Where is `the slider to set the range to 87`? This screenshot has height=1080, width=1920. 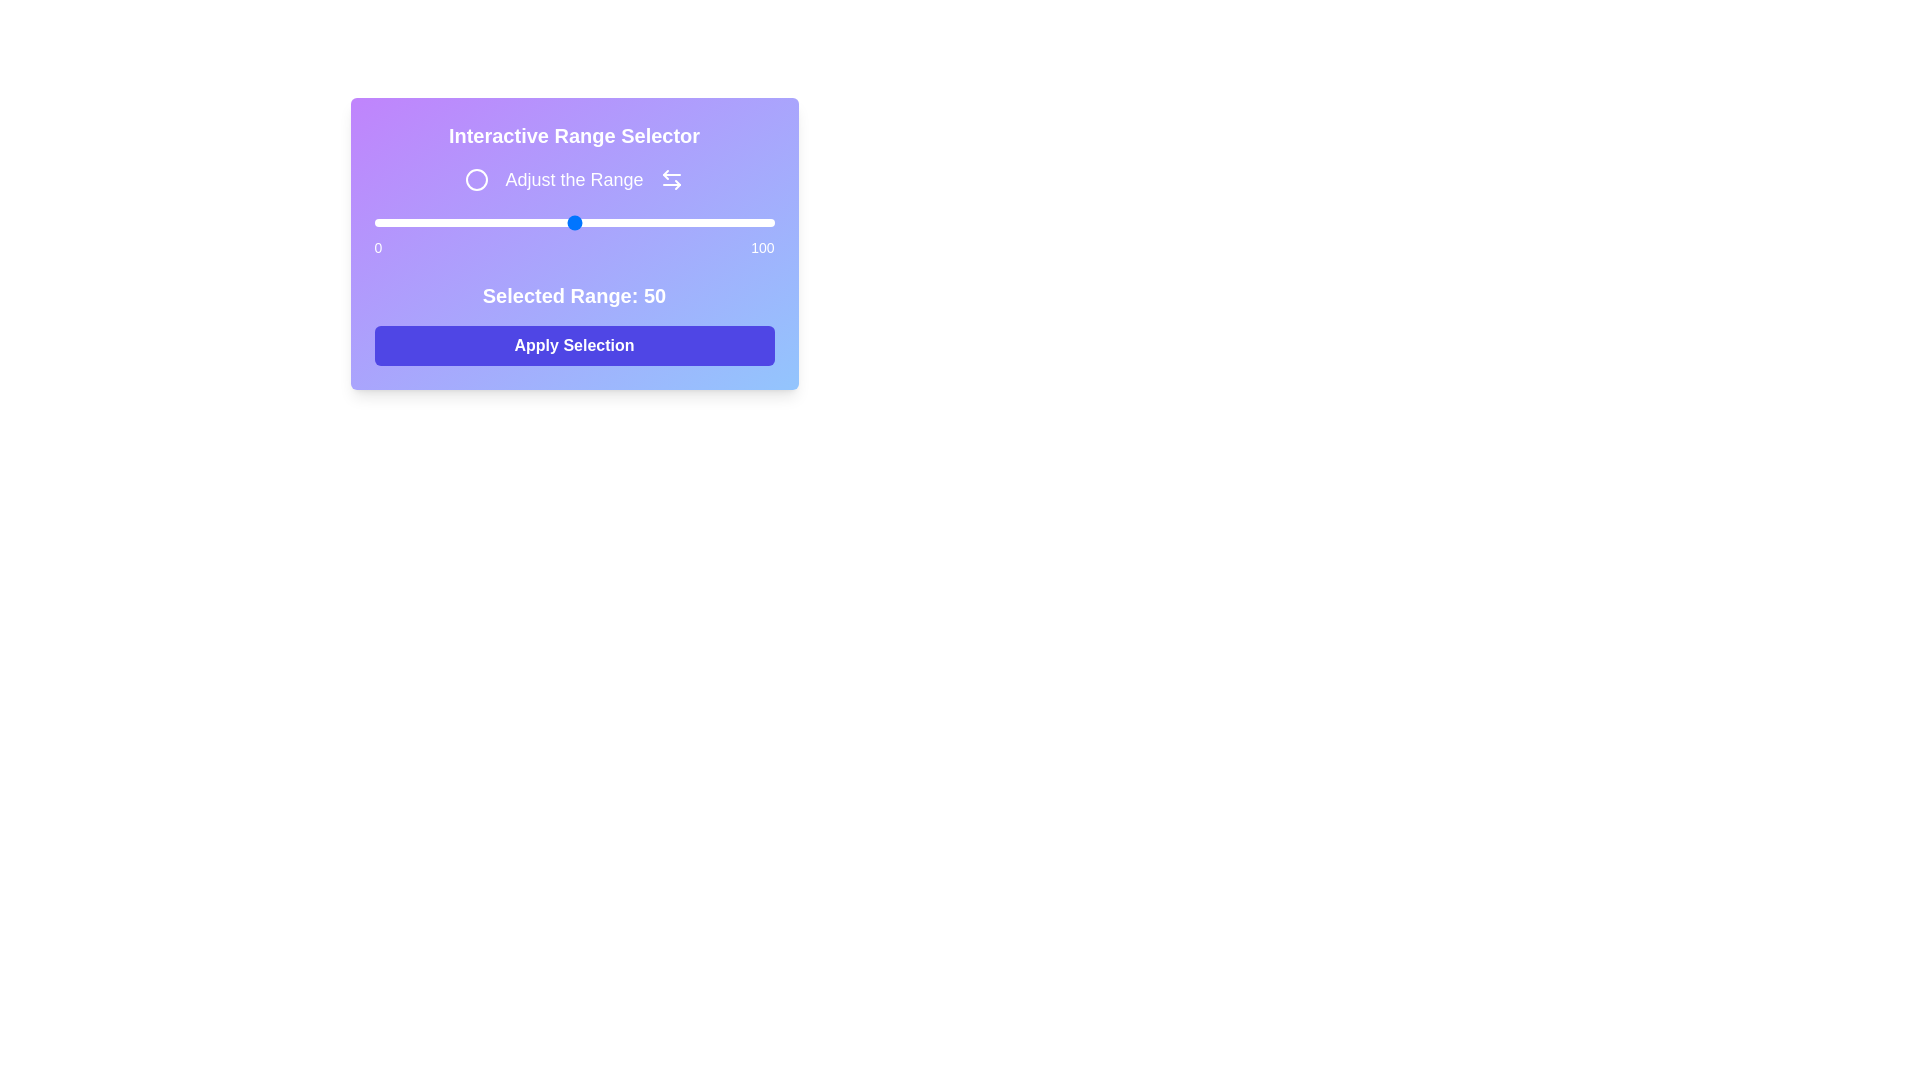
the slider to set the range to 87 is located at coordinates (721, 223).